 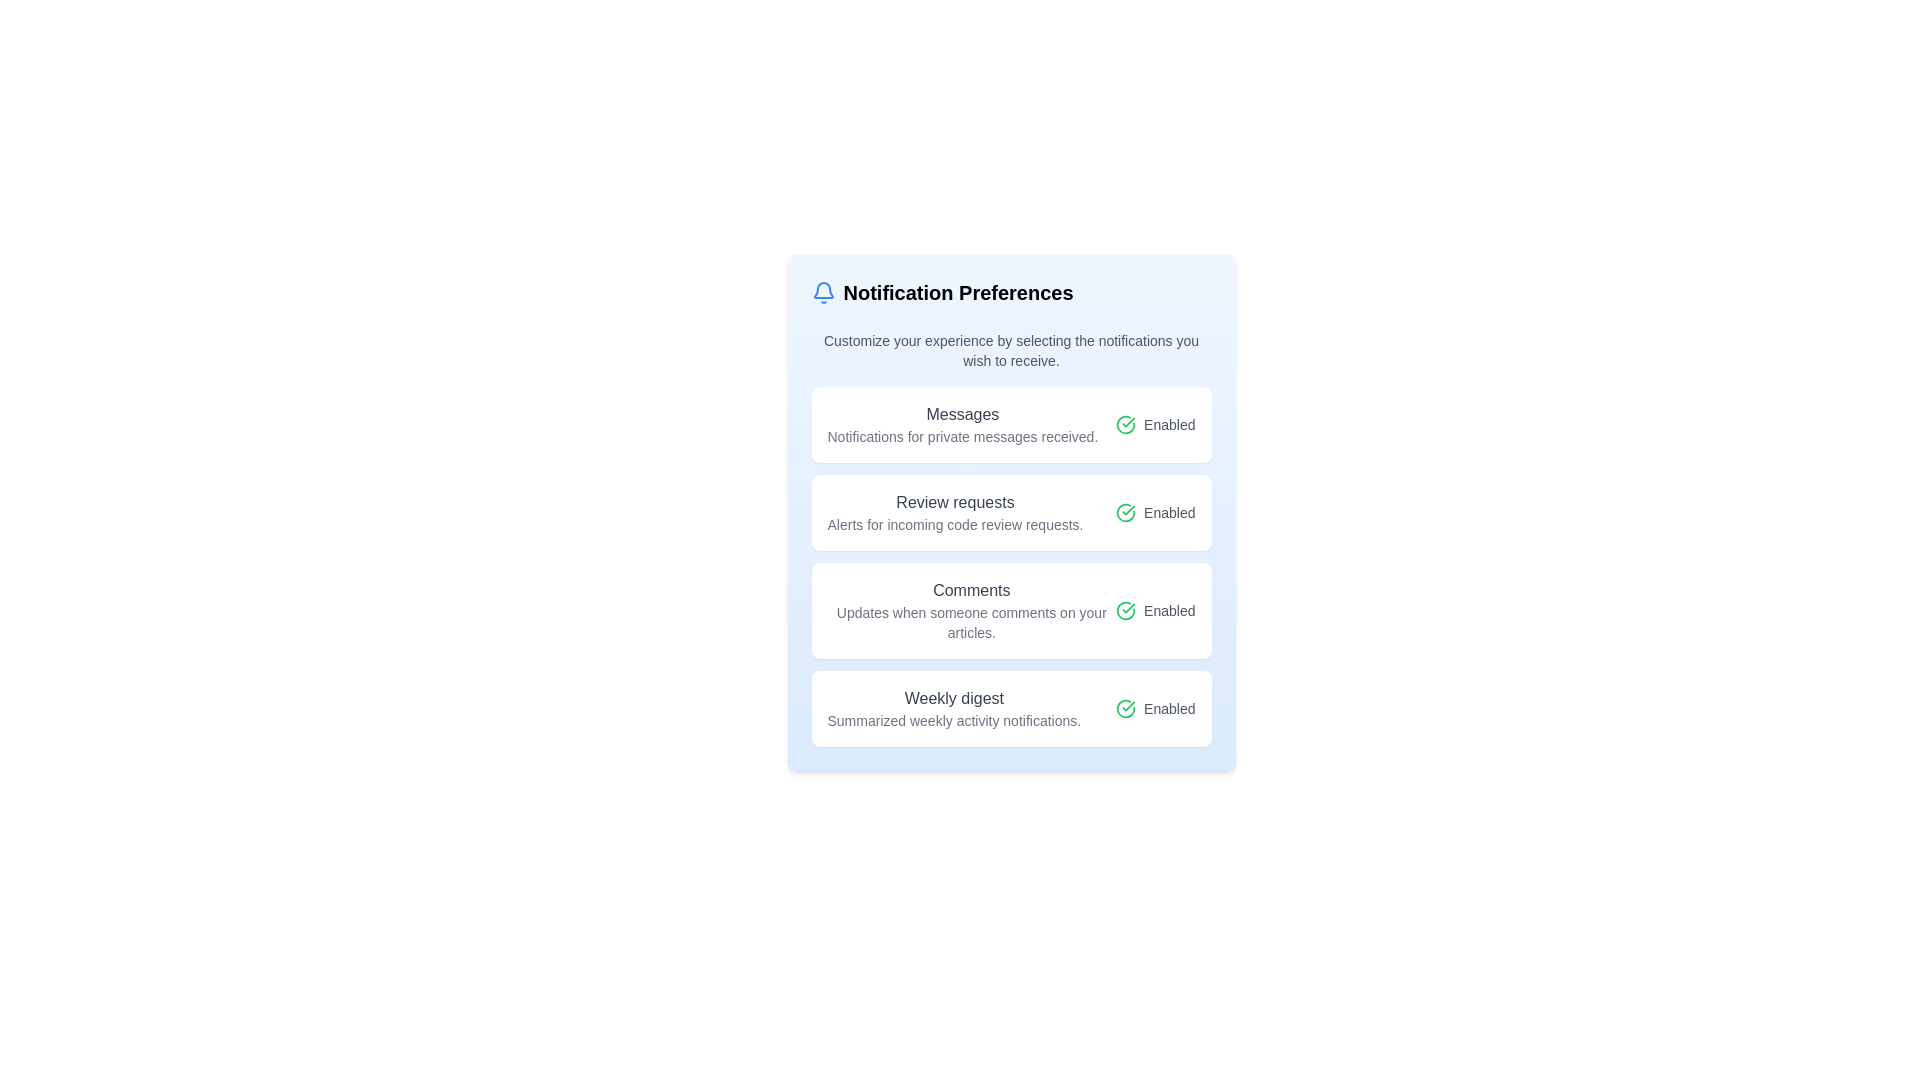 I want to click on detailed information presented in the toggleable notification setting for 'Messages', which is the first item in the vertical list under 'Notification Preferences', so click(x=1011, y=423).